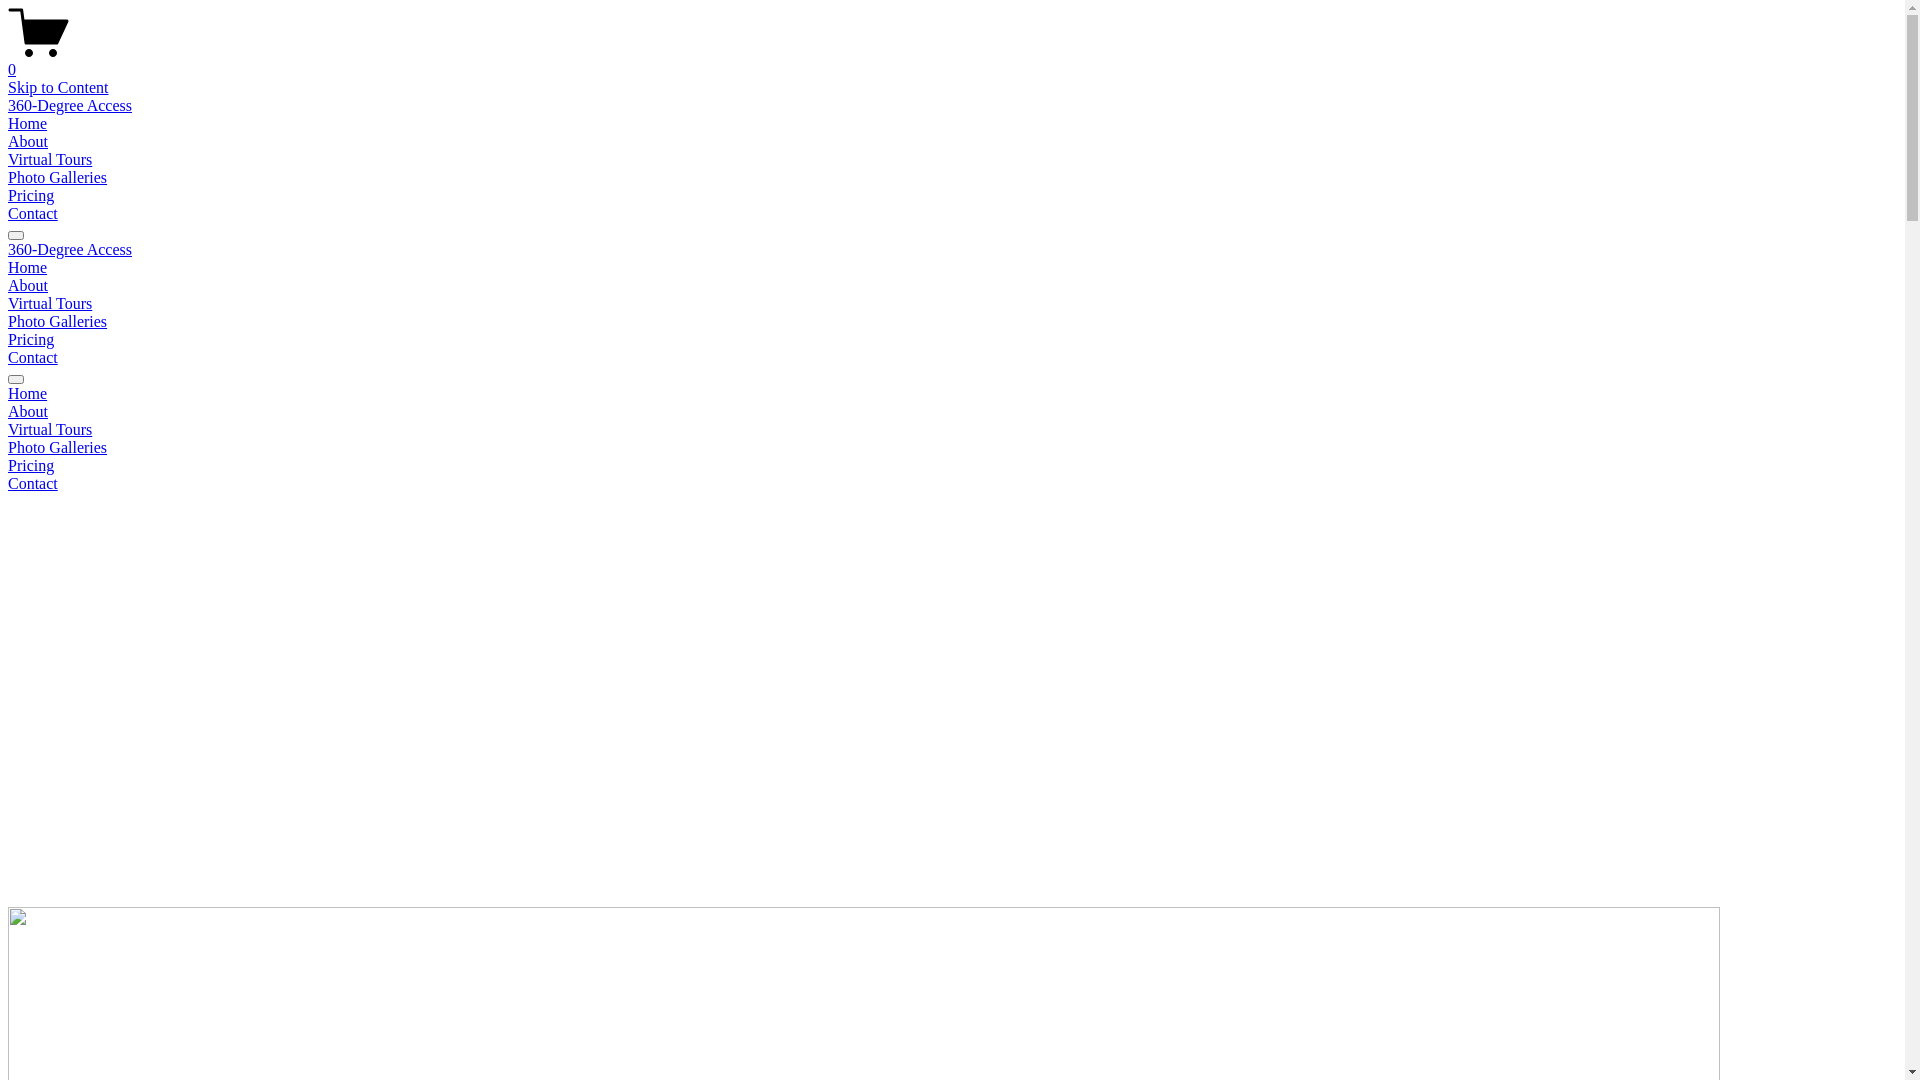  Describe the element at coordinates (951, 60) in the screenshot. I see `'0'` at that location.